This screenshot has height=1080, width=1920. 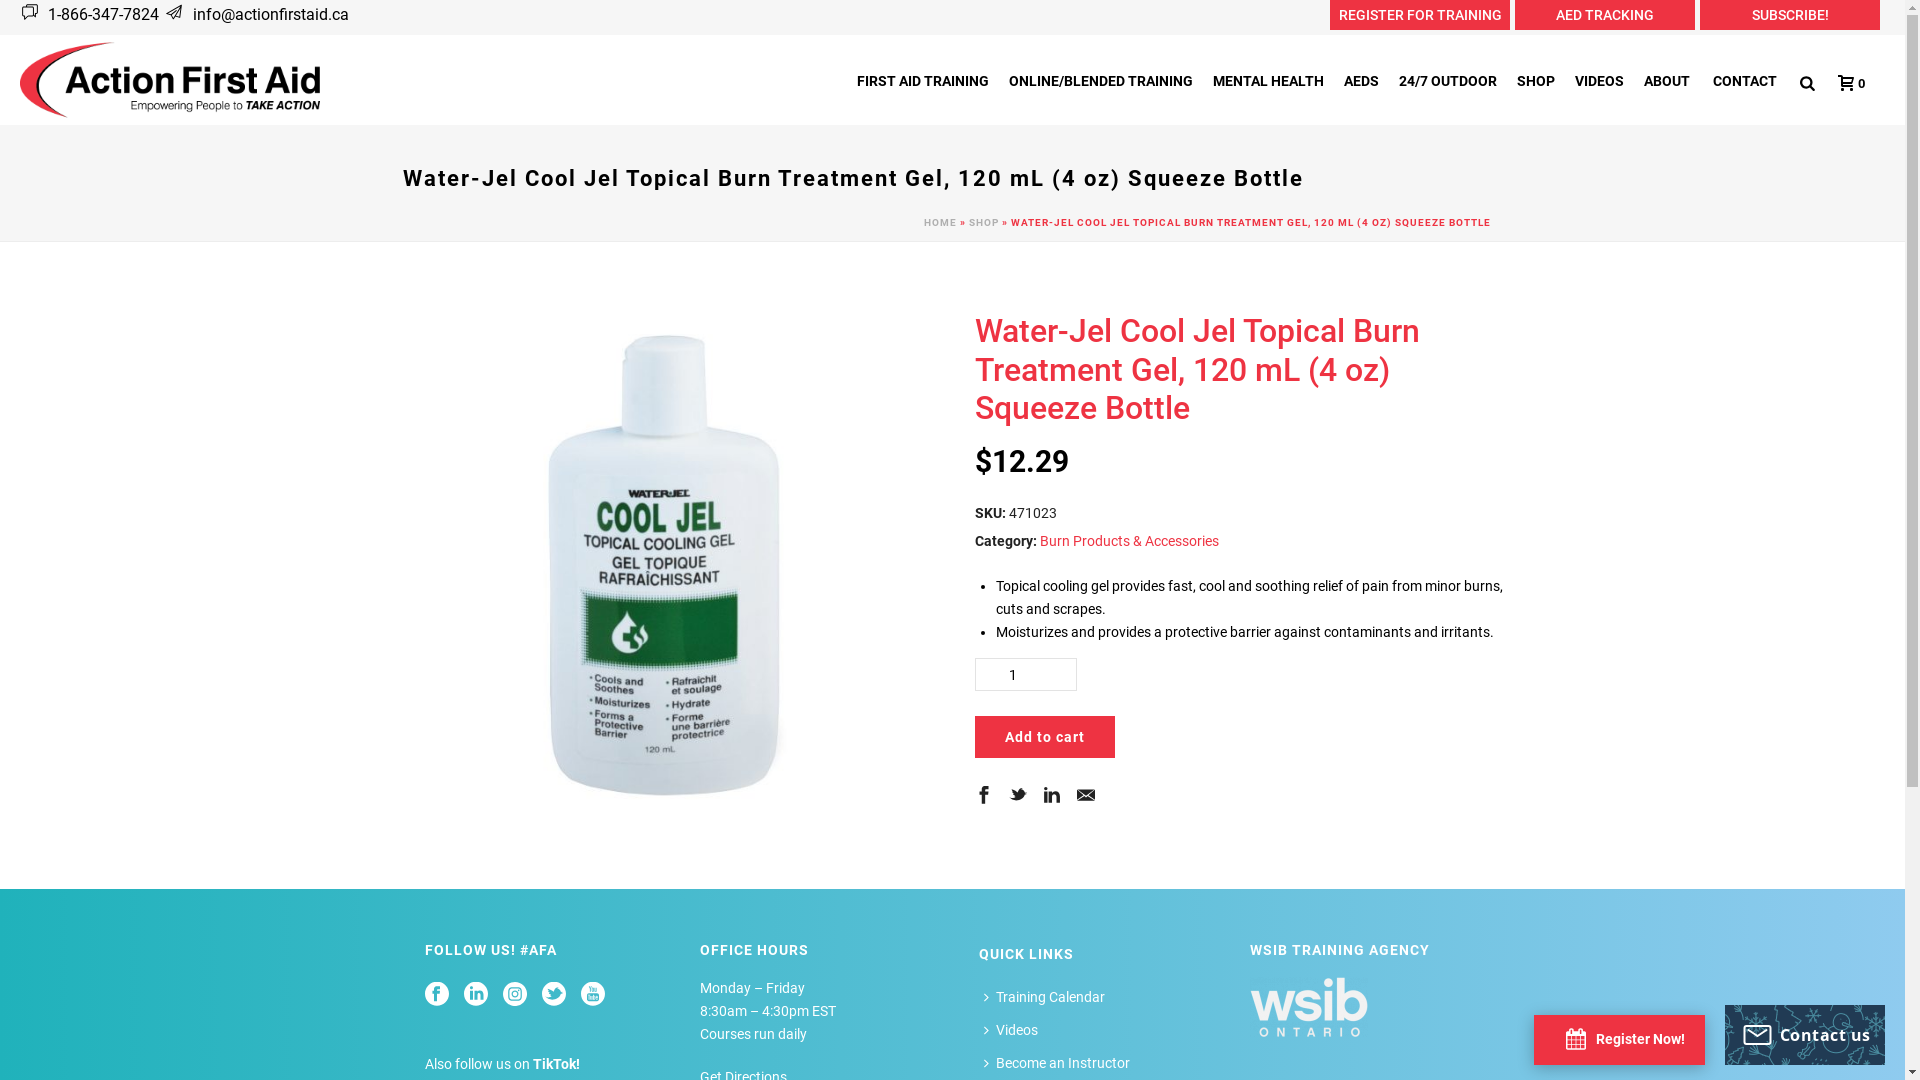 What do you see at coordinates (983, 222) in the screenshot?
I see `'SHOP'` at bounding box center [983, 222].